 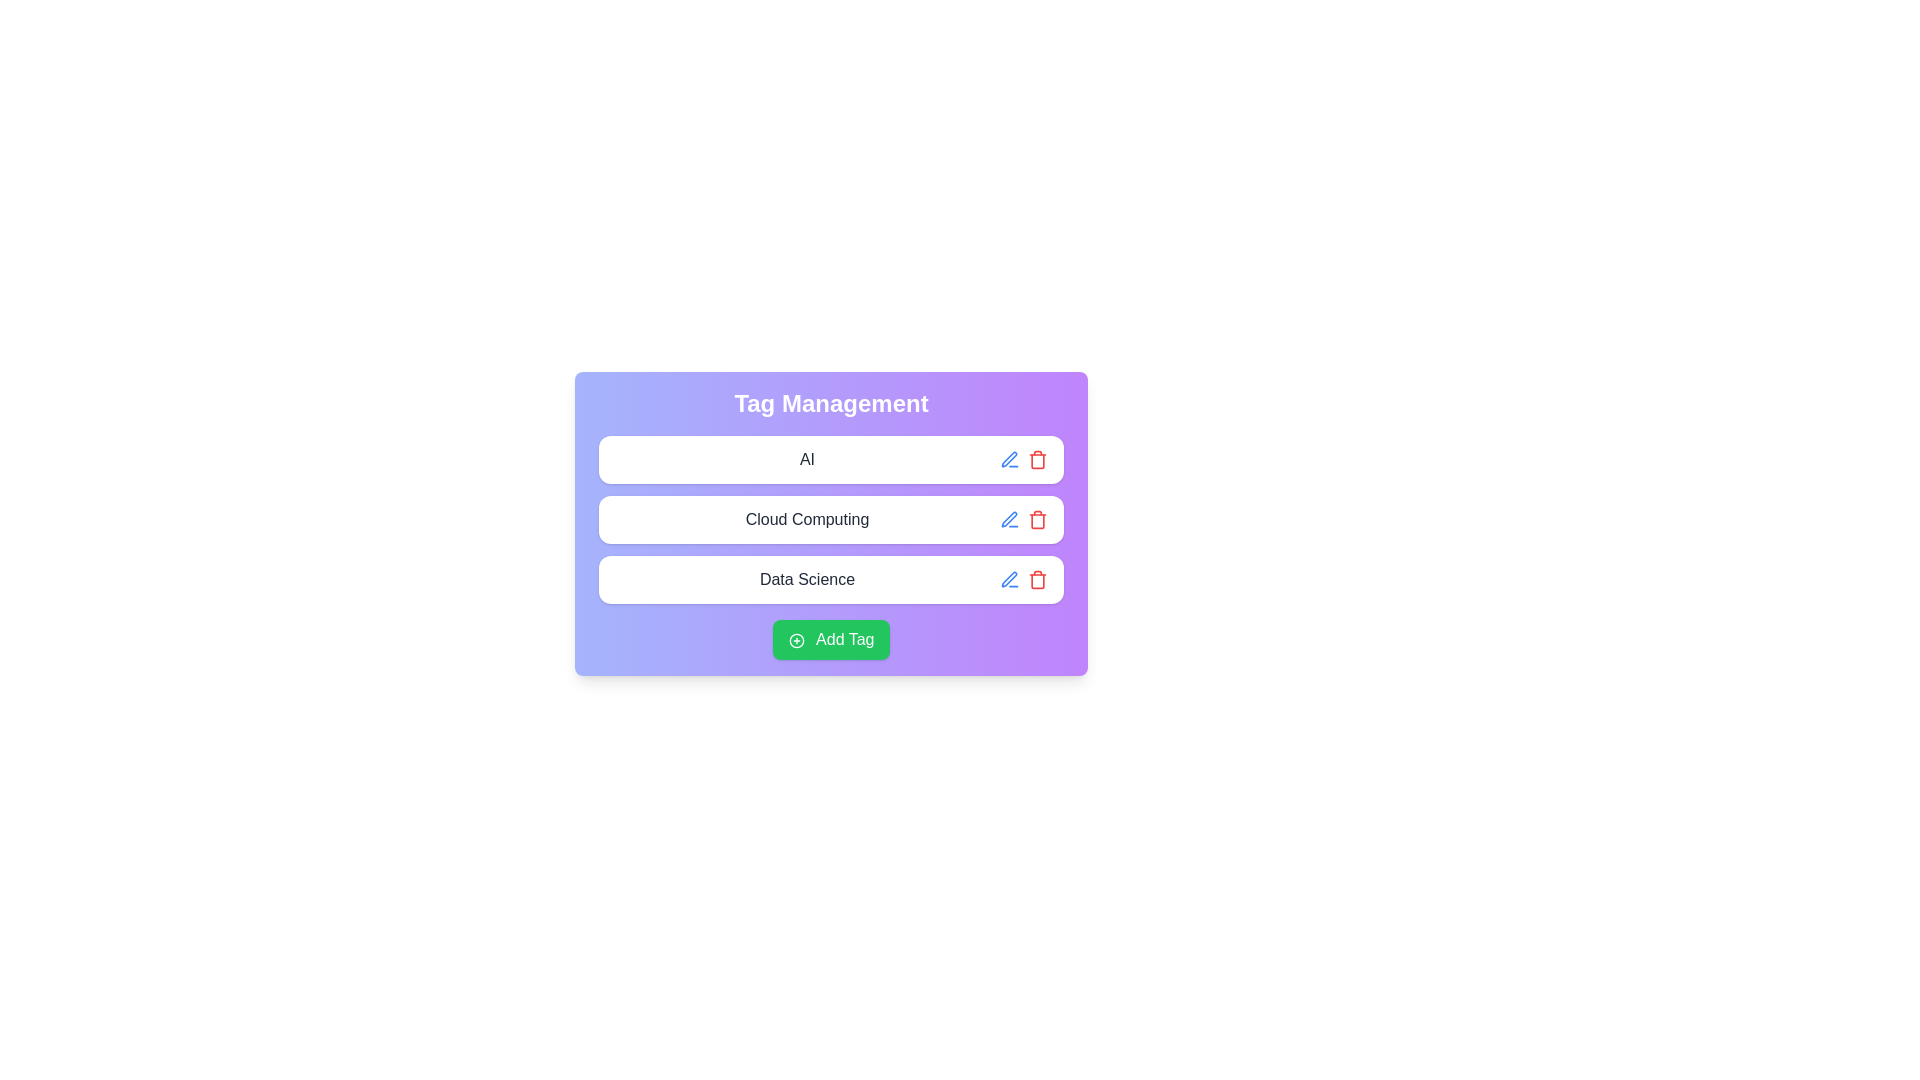 What do you see at coordinates (795, 640) in the screenshot?
I see `the icon representing the addition of a new tag located inside the 'Add Tag' button, which is centered horizontally in the green section at the bottom of the interface` at bounding box center [795, 640].